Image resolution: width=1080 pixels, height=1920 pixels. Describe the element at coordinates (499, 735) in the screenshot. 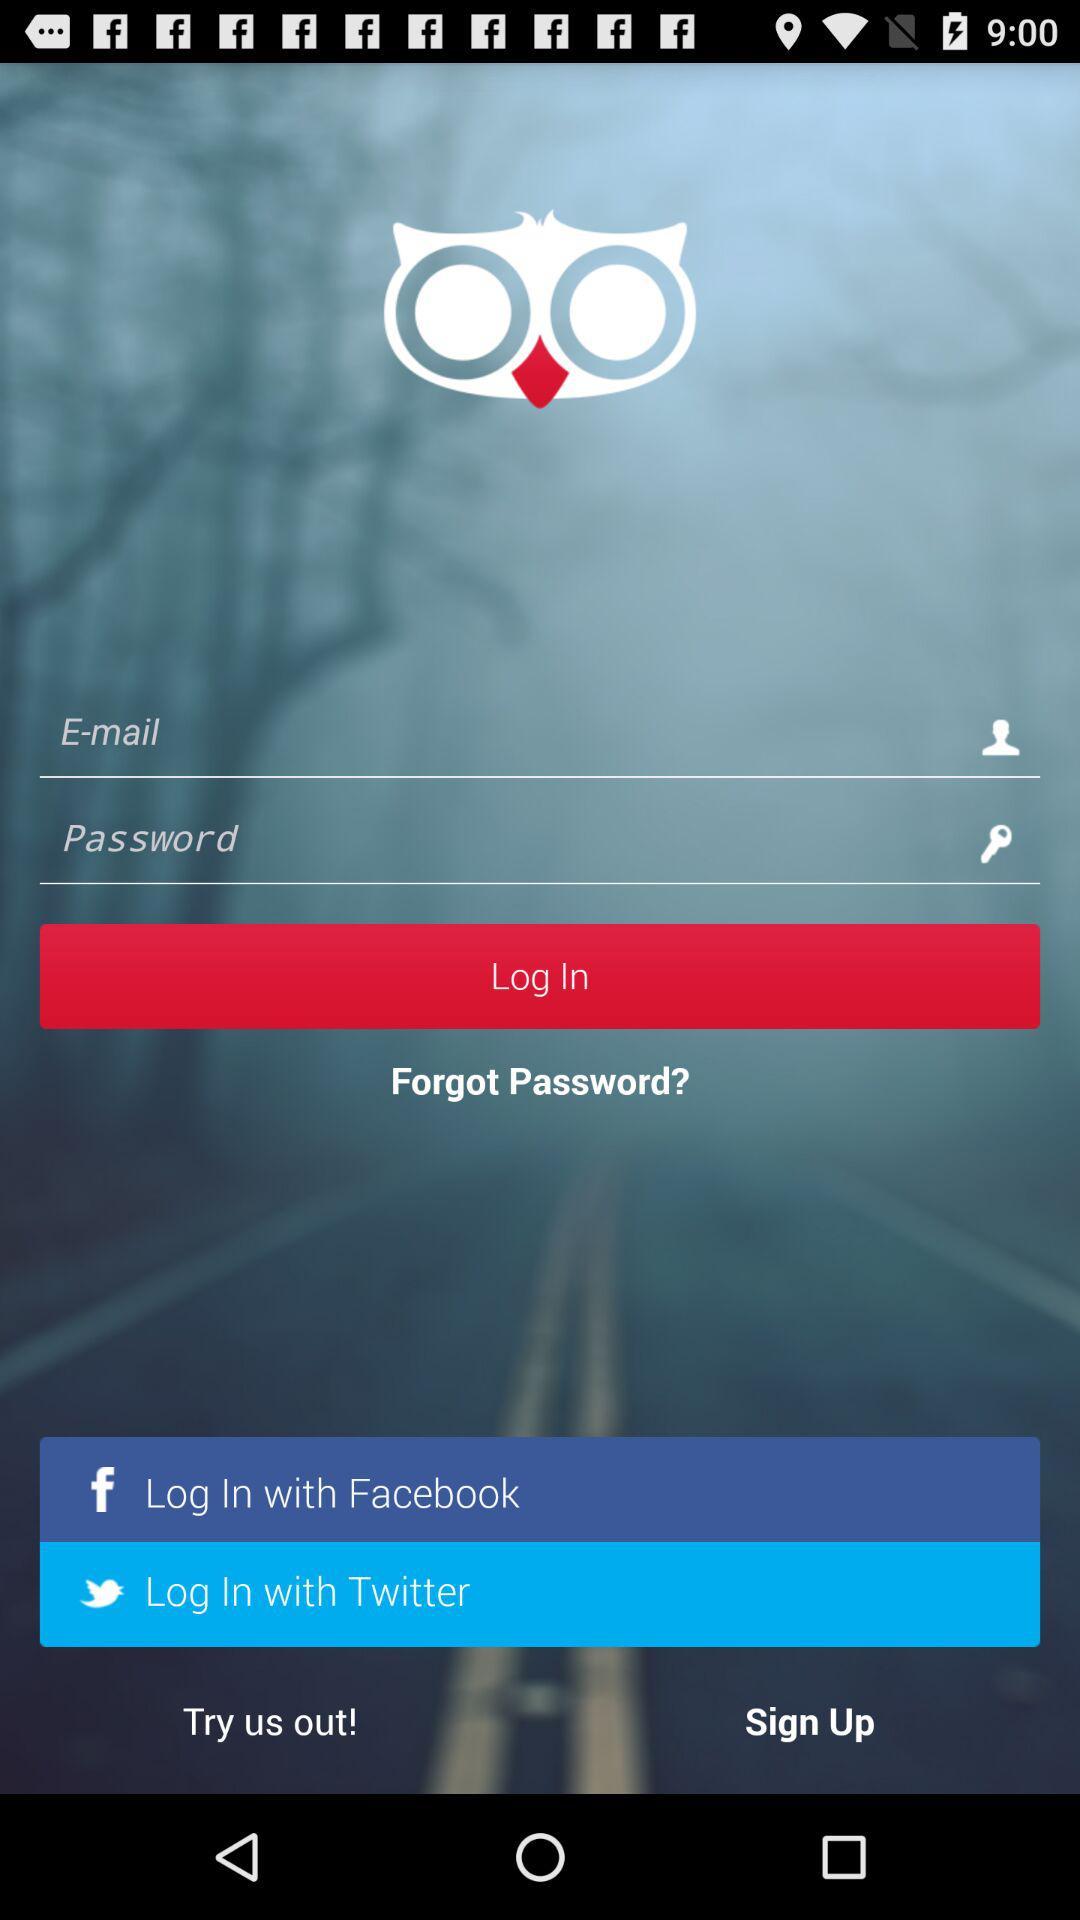

I see `your e-mail address` at that location.